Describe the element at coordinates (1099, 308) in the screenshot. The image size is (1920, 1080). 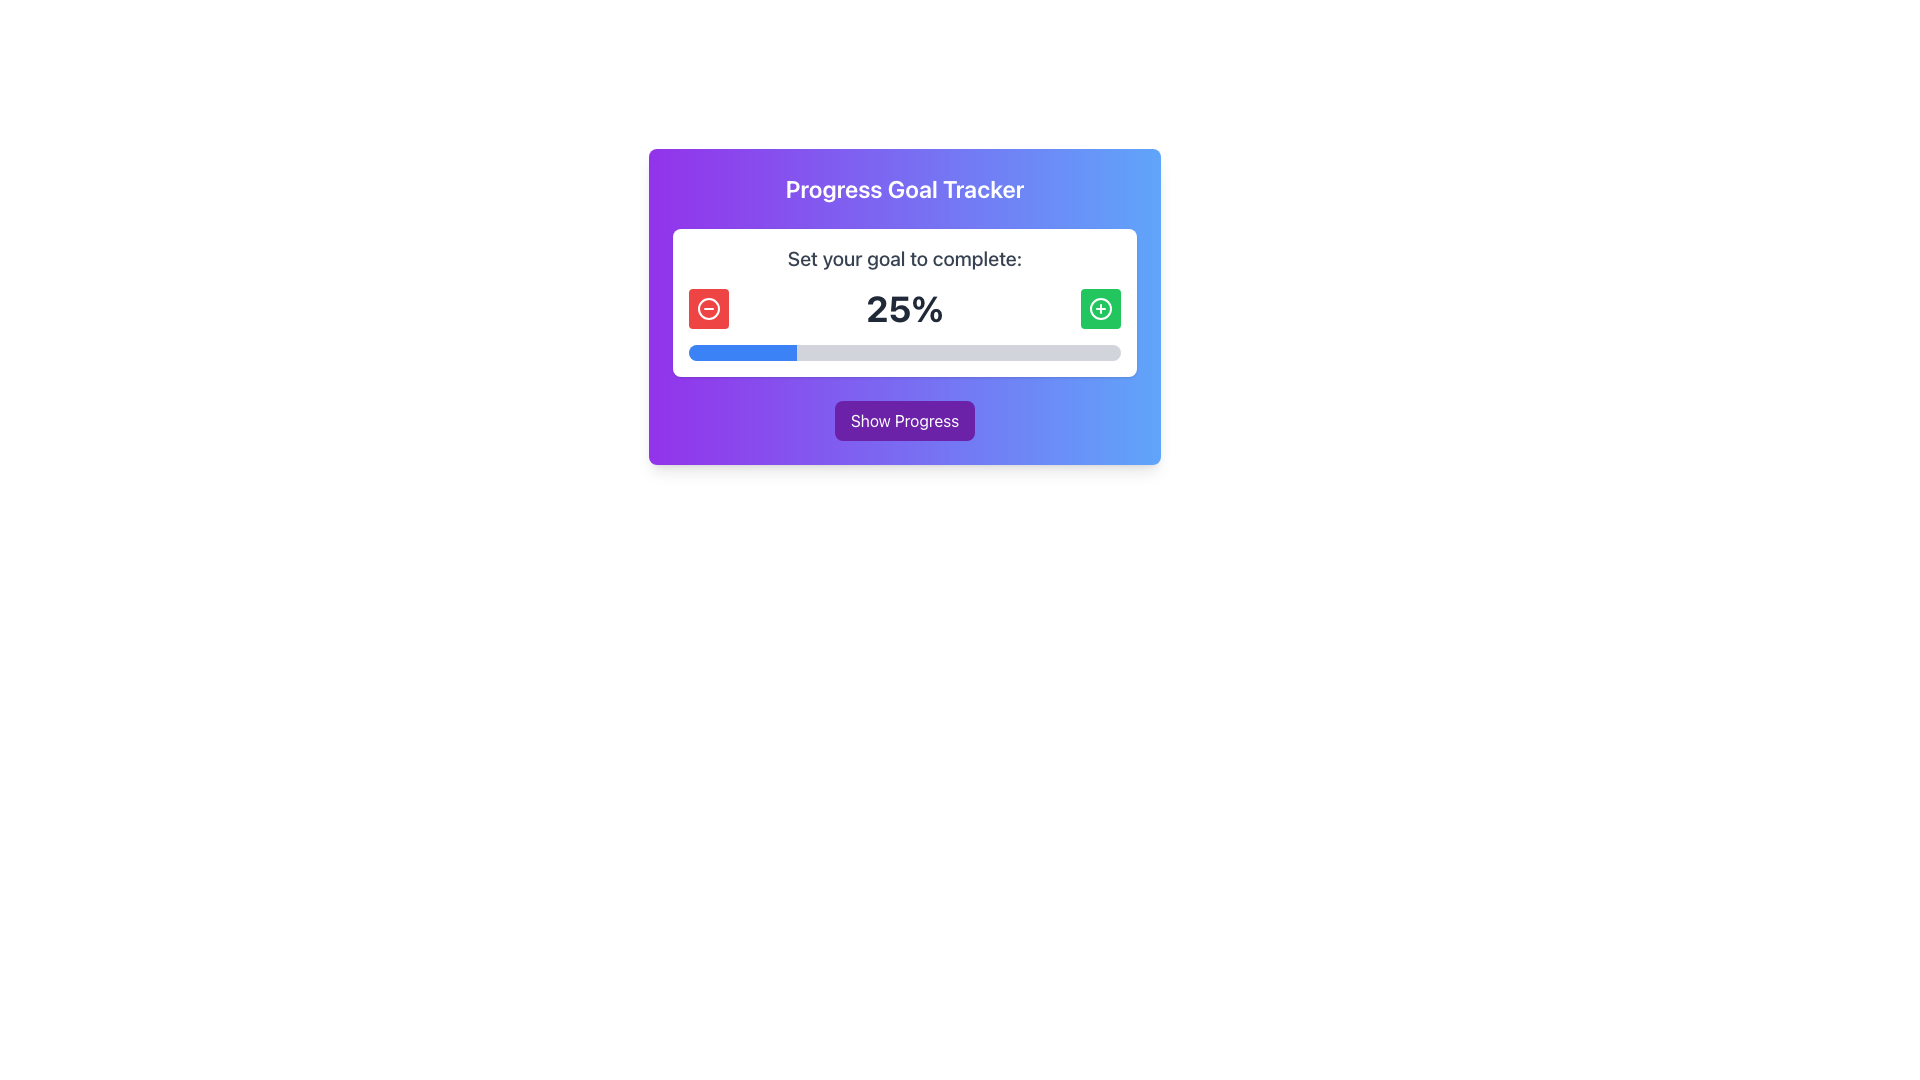
I see `the SVG circle component in the progress tracker, located to the right of the numeric progress indicator` at that location.